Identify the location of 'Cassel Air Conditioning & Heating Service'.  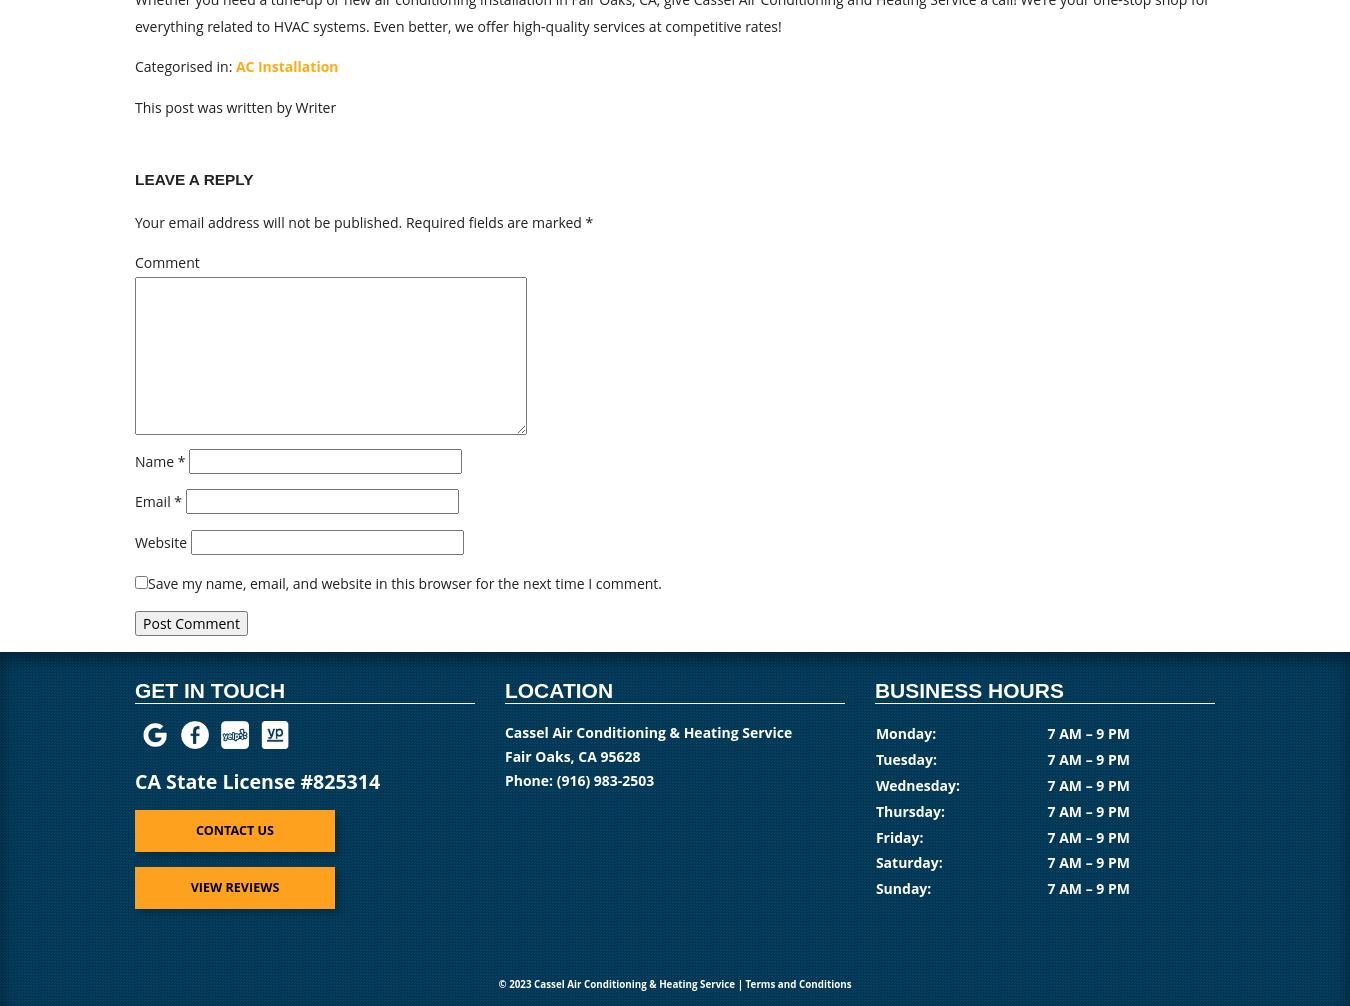
(648, 732).